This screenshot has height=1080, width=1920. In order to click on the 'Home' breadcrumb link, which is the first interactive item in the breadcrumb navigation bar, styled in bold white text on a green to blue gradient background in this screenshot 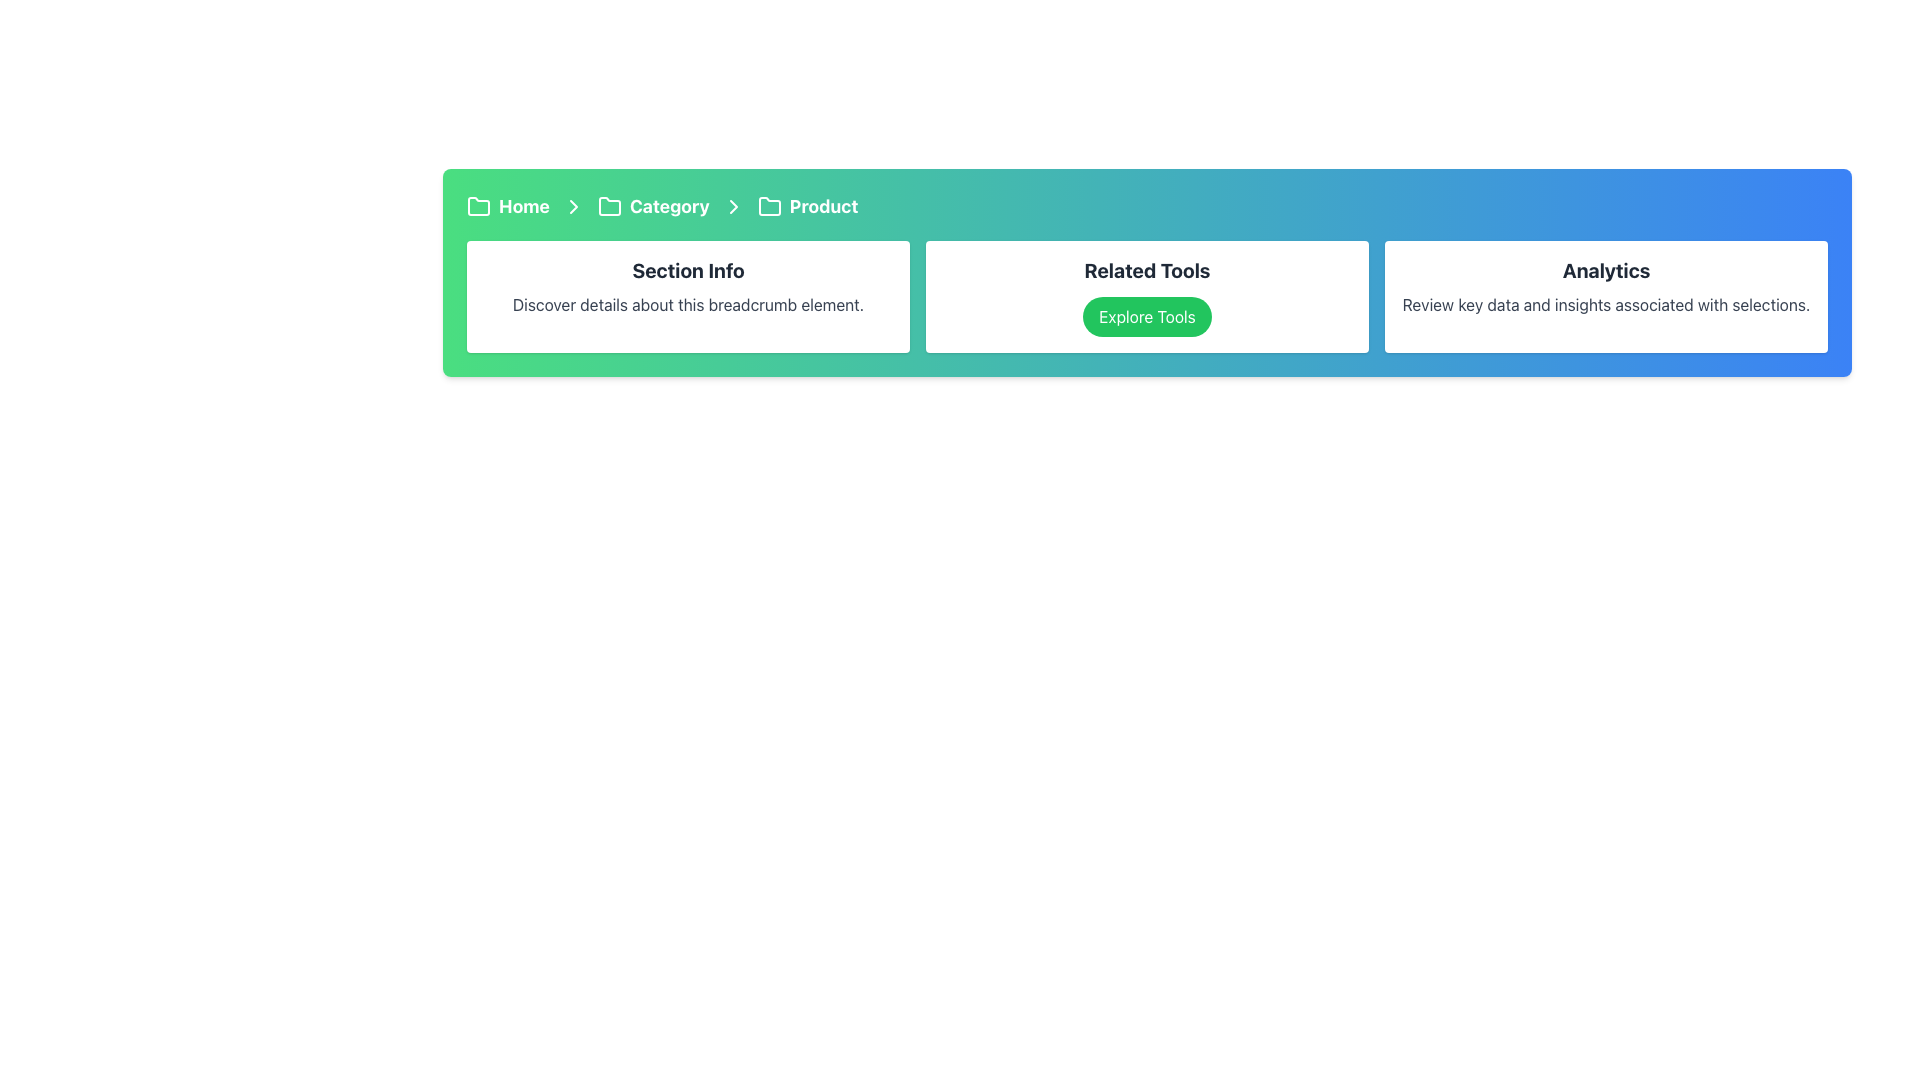, I will do `click(508, 207)`.